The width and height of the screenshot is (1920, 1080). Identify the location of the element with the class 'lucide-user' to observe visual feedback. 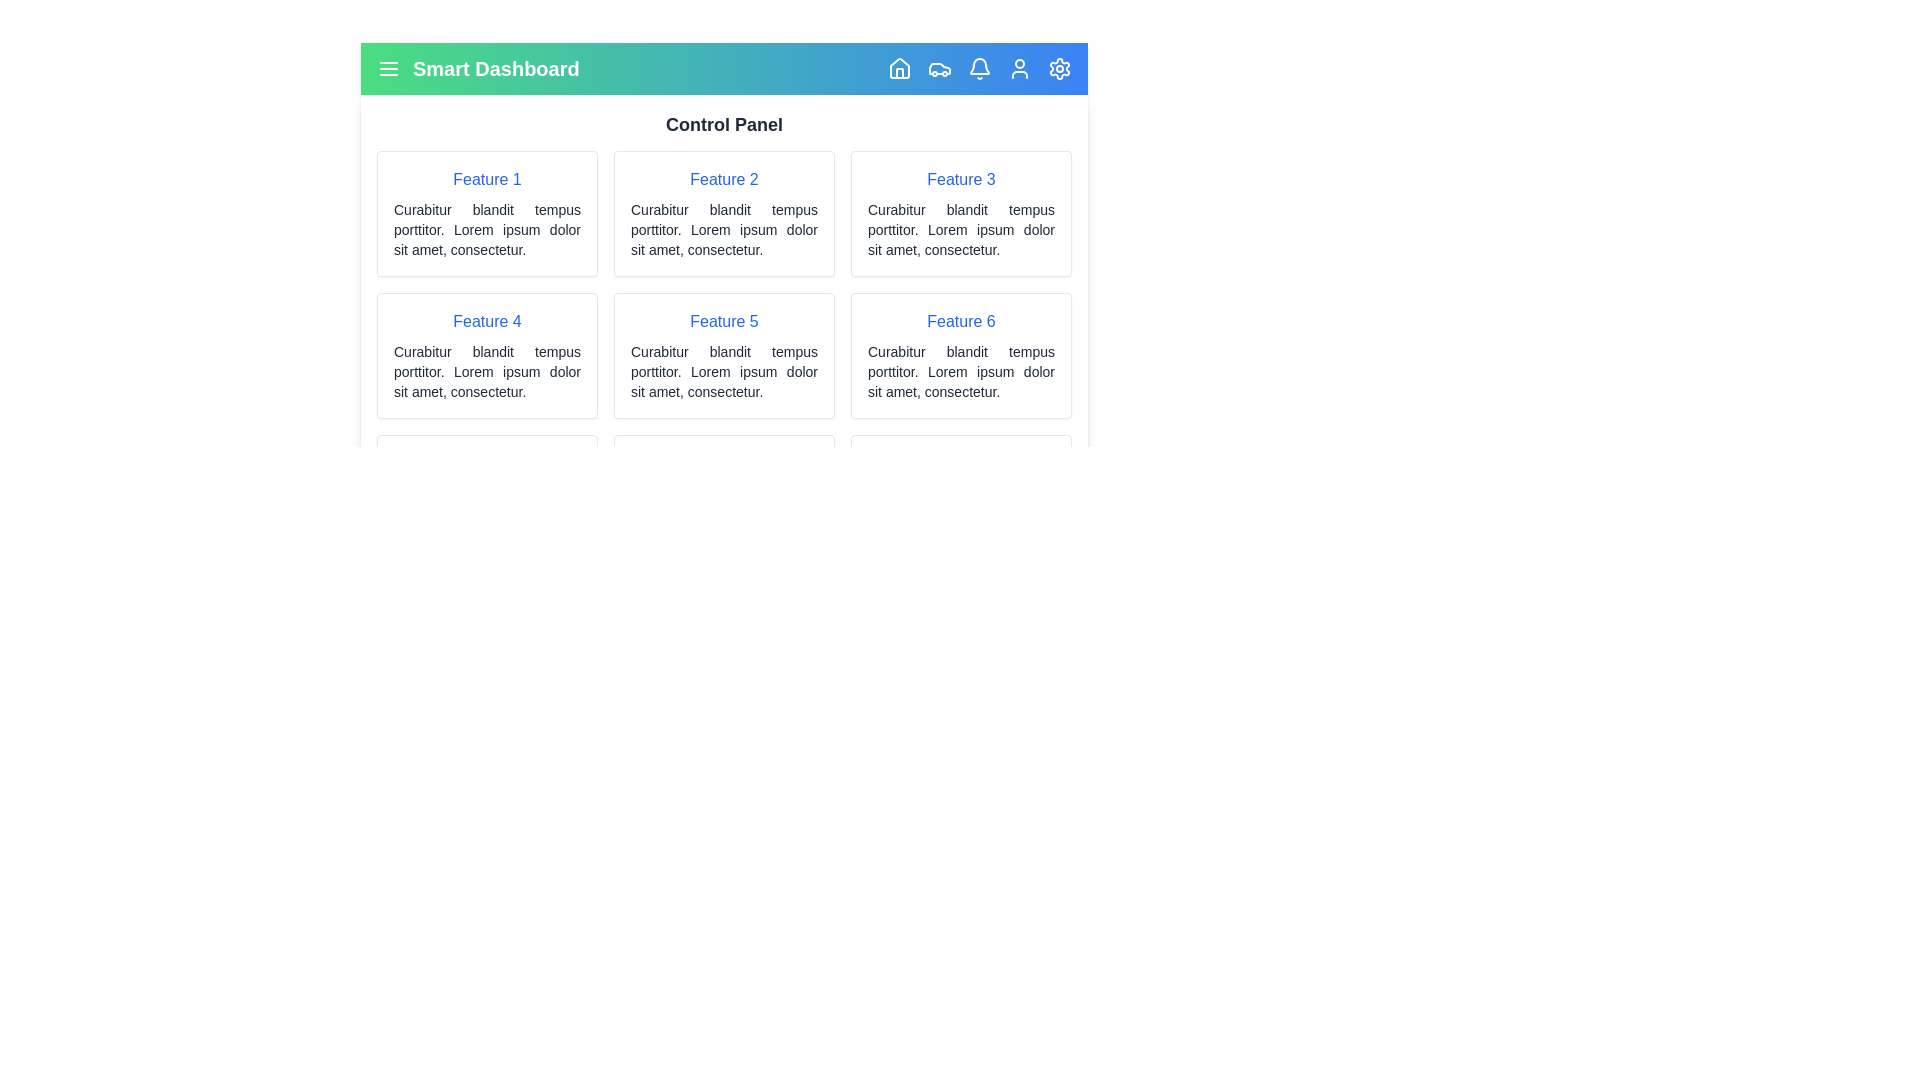
(1019, 68).